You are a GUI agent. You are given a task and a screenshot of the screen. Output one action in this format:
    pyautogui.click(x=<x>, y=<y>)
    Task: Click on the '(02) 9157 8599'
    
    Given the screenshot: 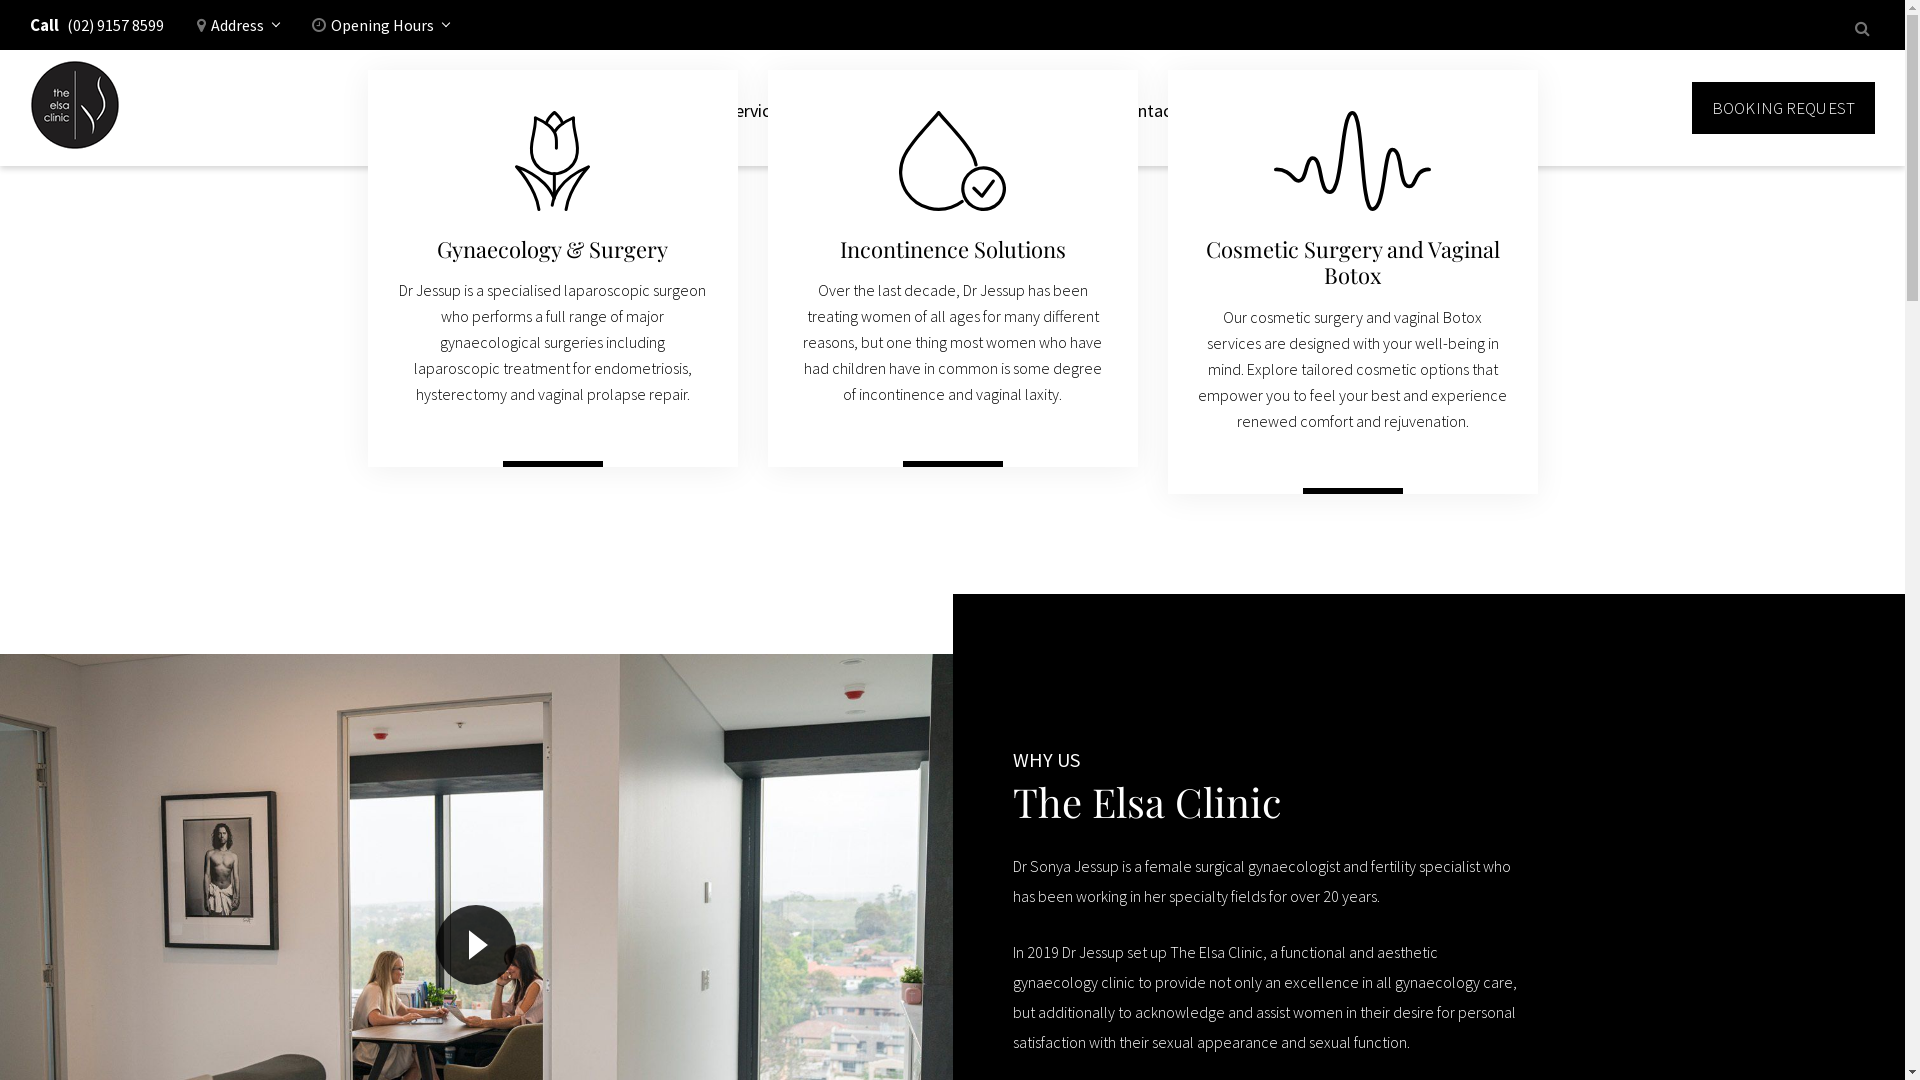 What is the action you would take?
    pyautogui.click(x=114, y=30)
    